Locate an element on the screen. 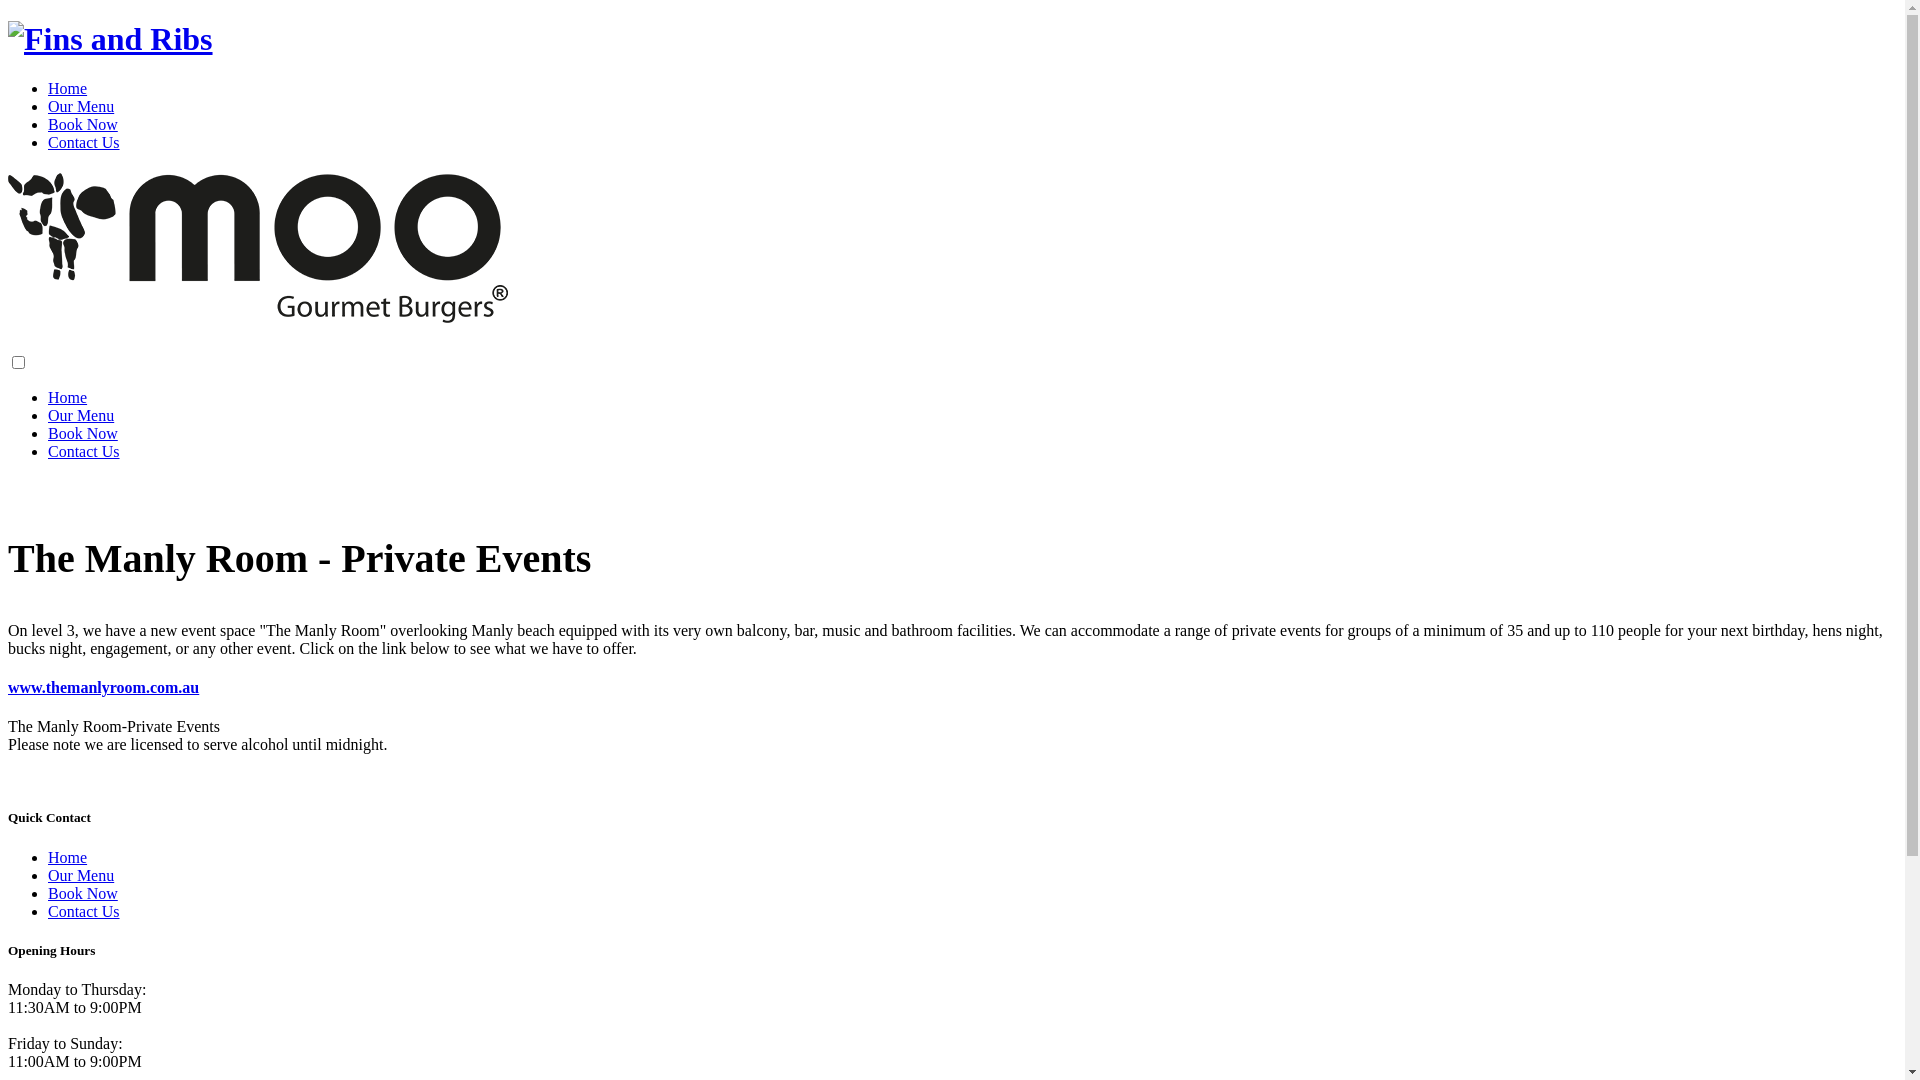 The height and width of the screenshot is (1080, 1920). 'Our Menu' is located at coordinates (80, 106).